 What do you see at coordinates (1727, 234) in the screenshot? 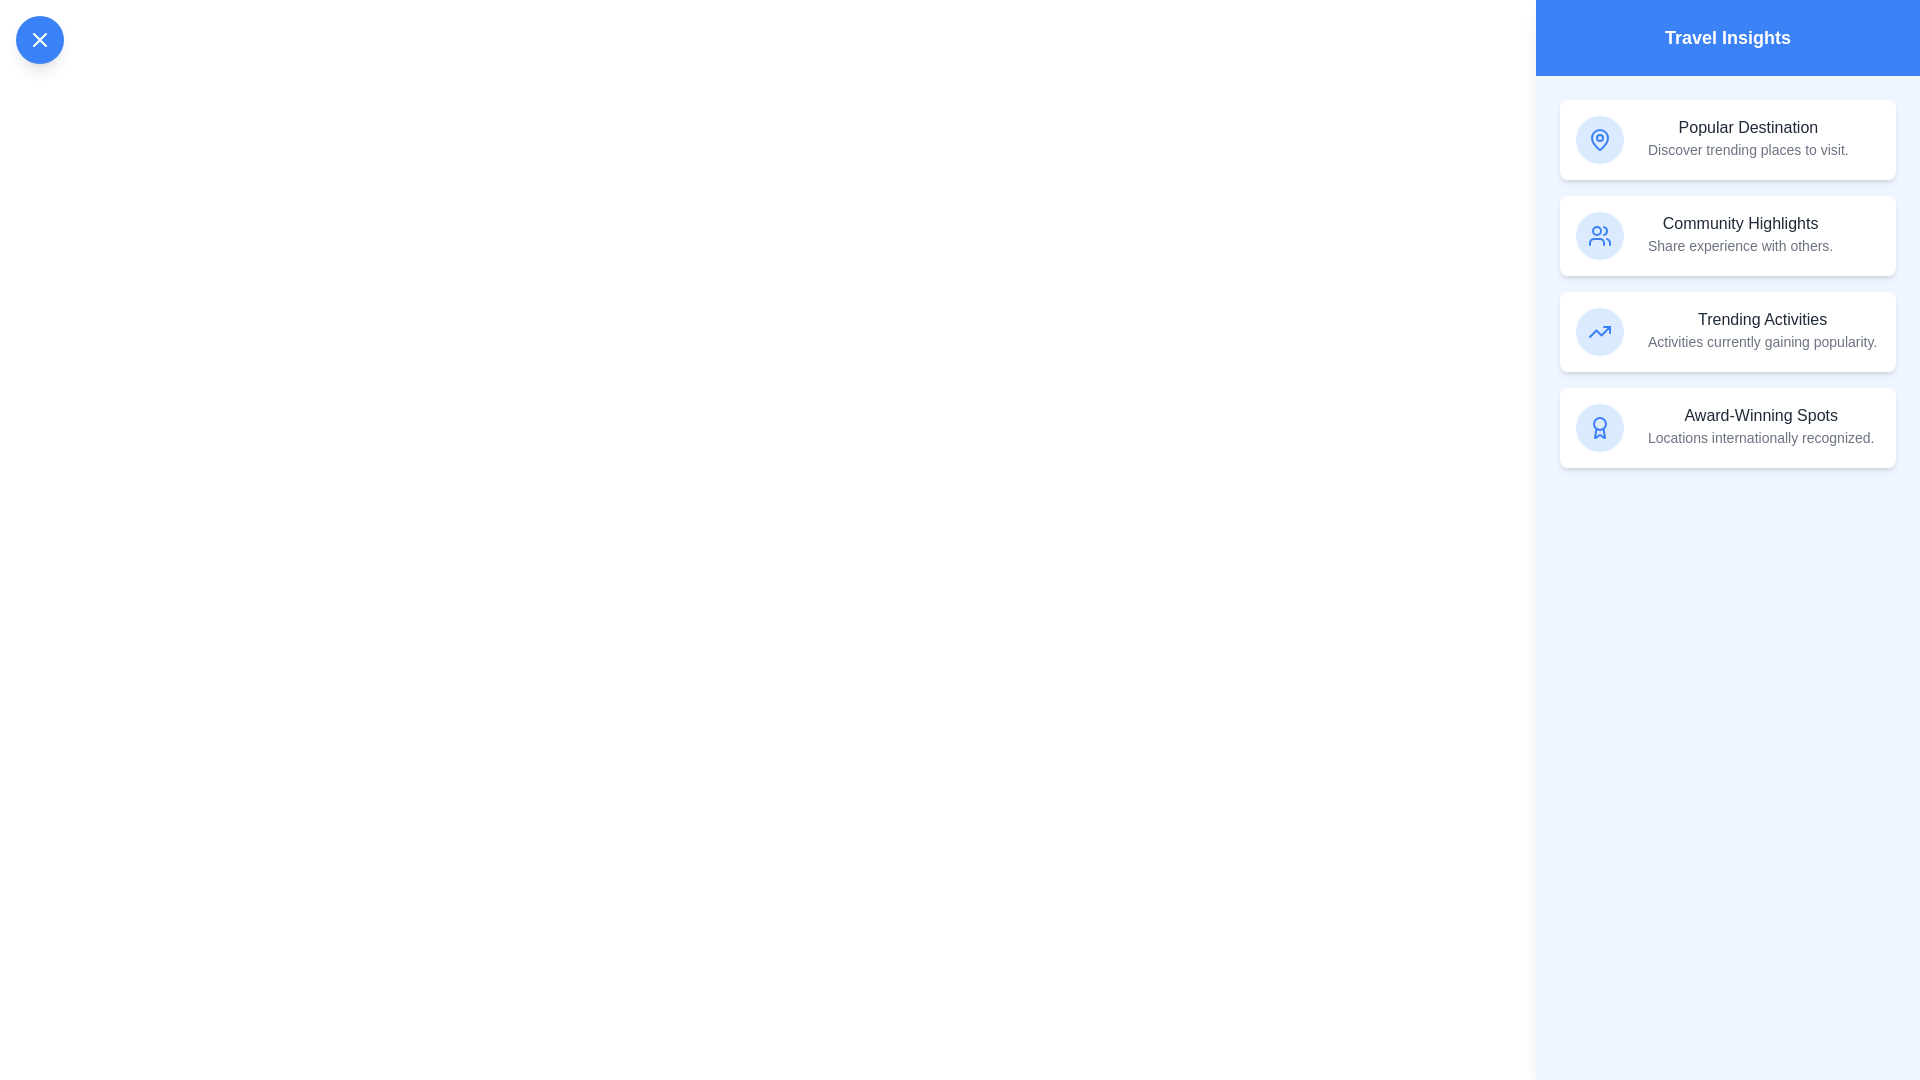
I see `the insight item corresponding to Community Highlights` at bounding box center [1727, 234].